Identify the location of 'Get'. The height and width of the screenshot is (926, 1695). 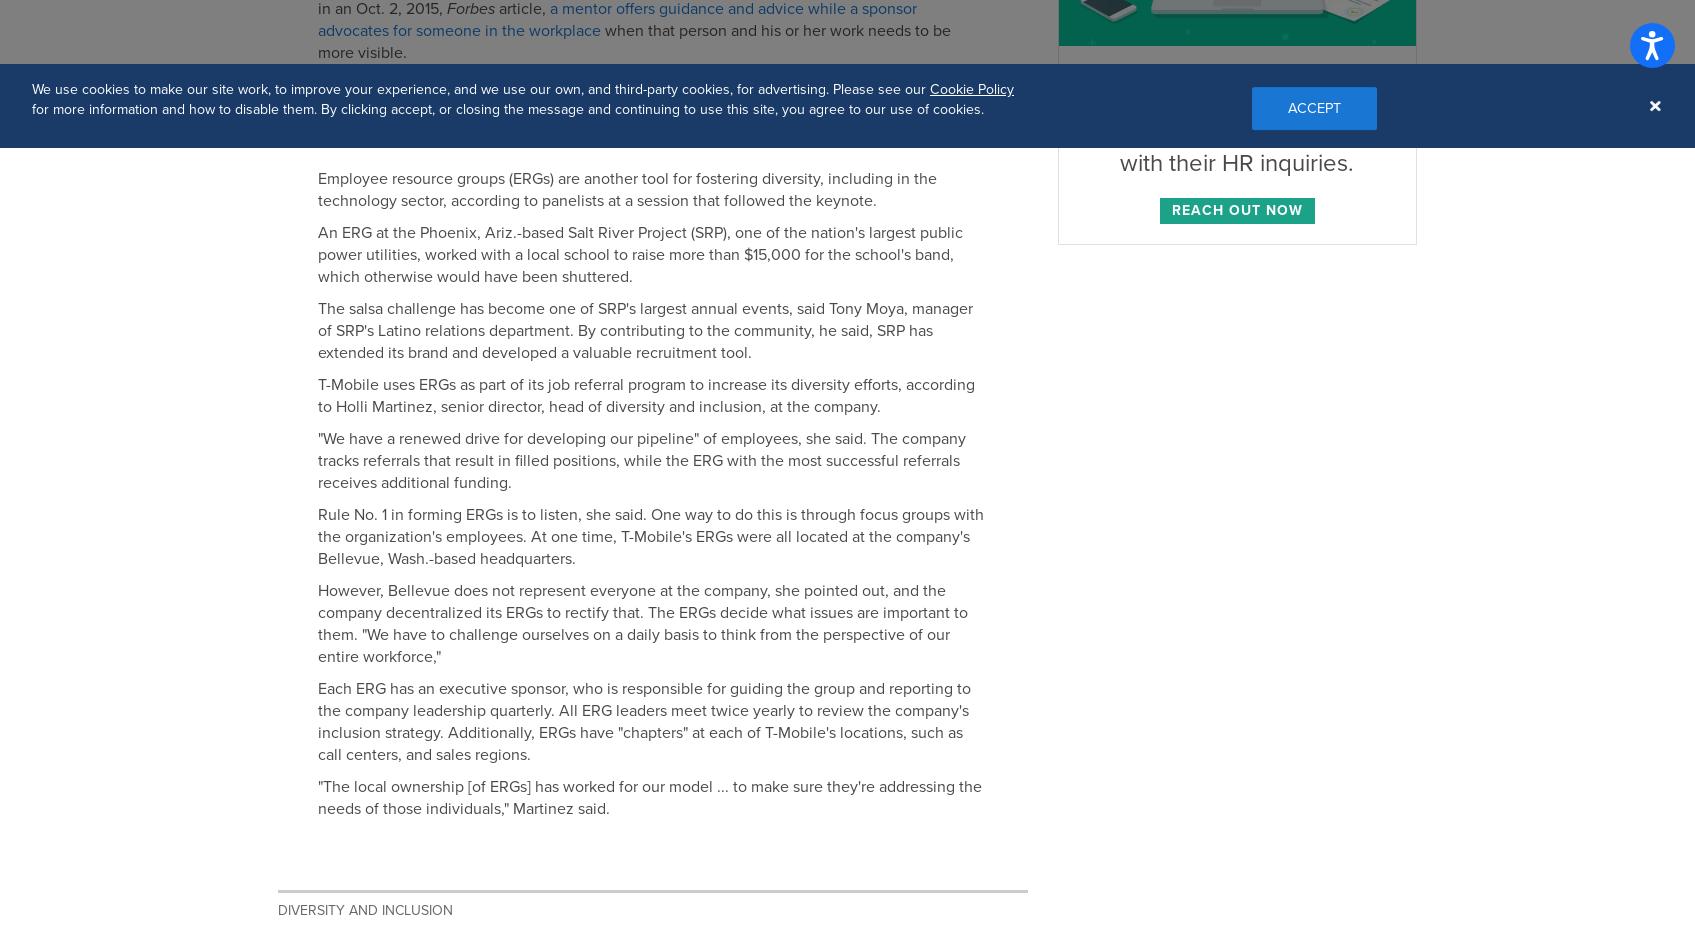
(483, 101).